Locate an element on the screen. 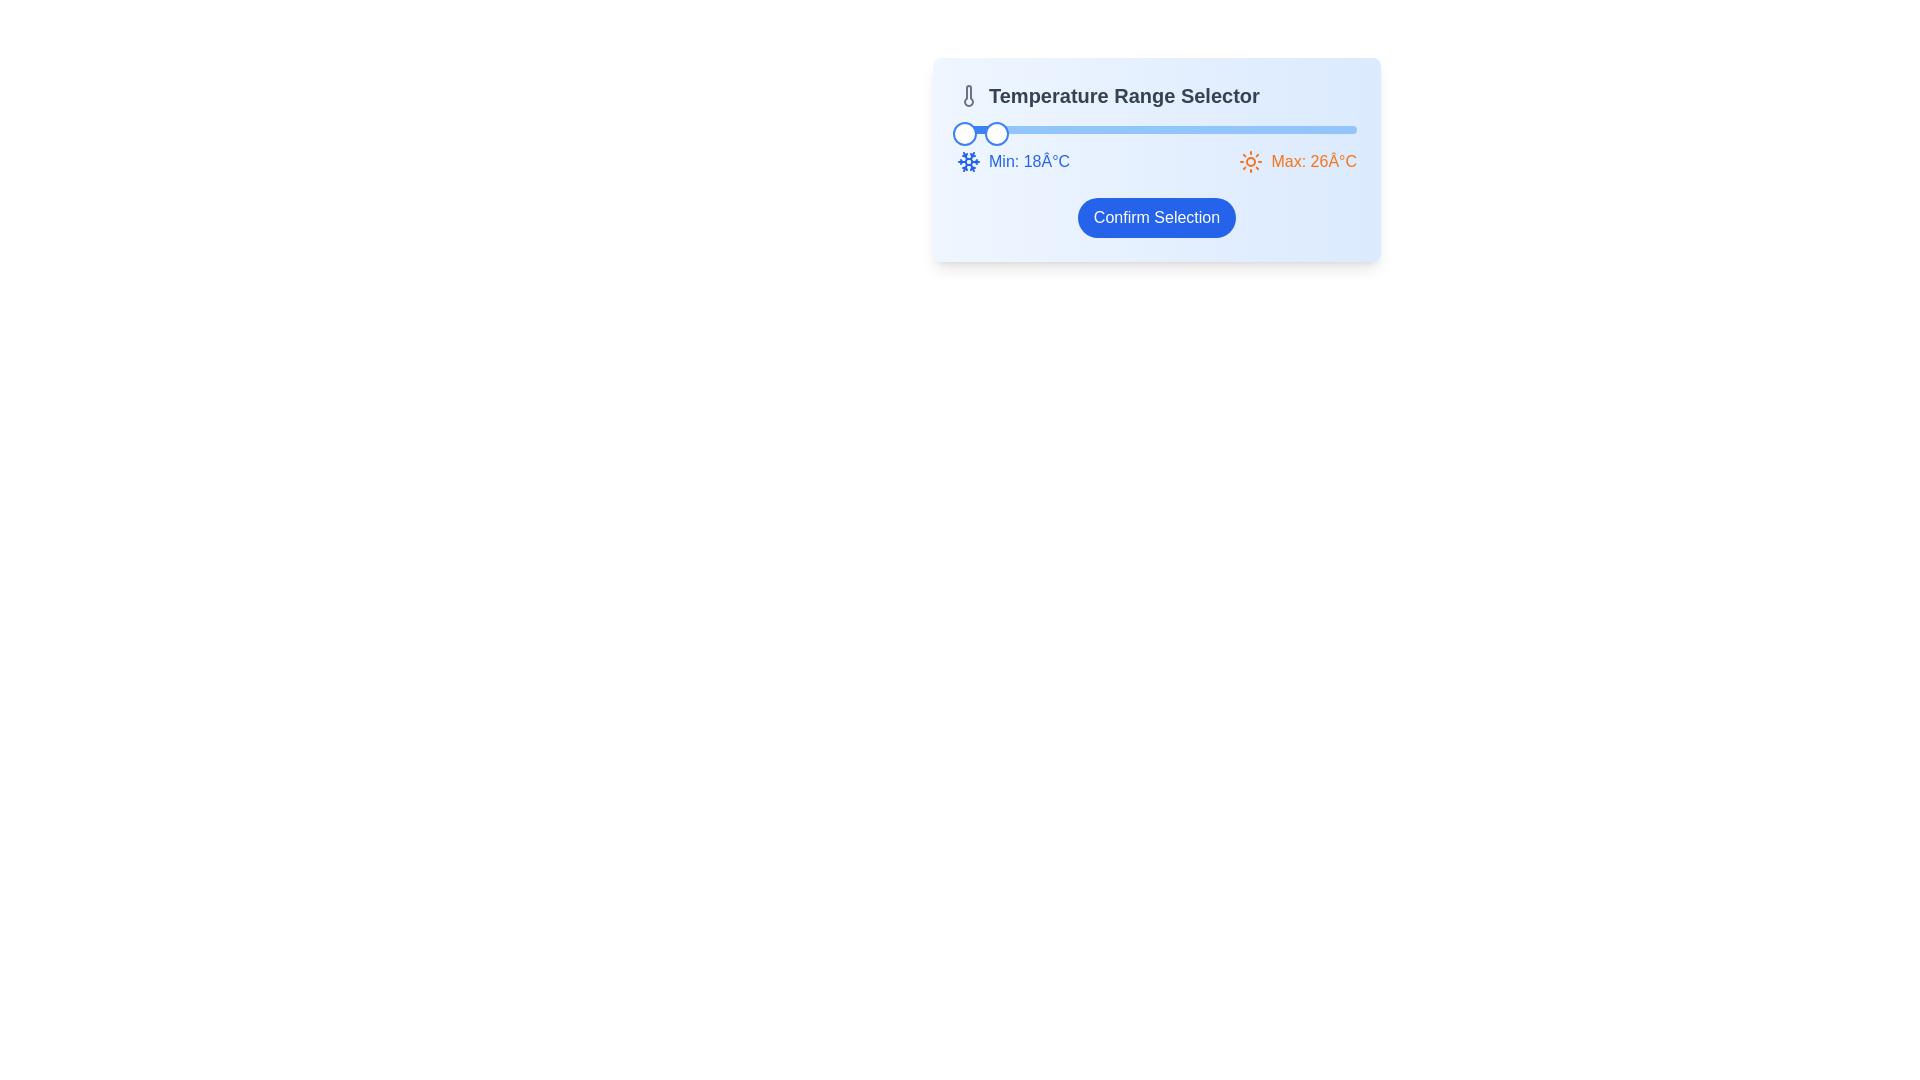 This screenshot has height=1080, width=1920. the thermometer icon located to the left of the 'Temperature Range Selector' heading in the card component is located at coordinates (969, 96).